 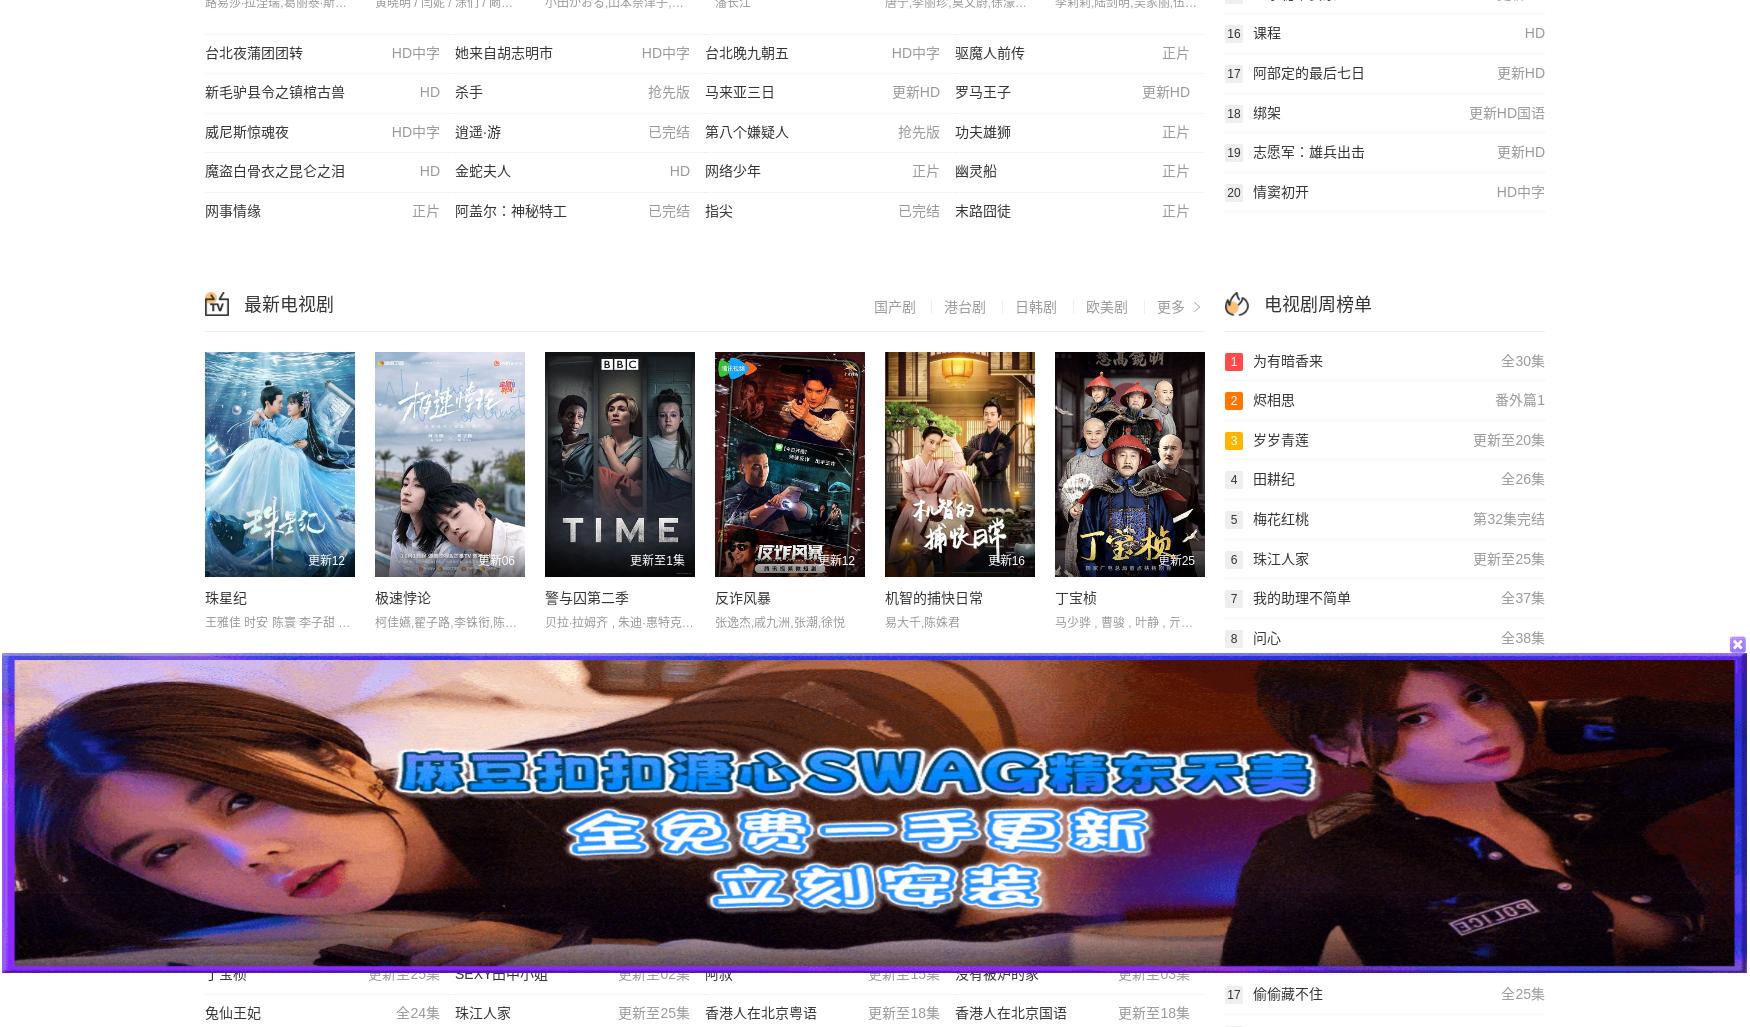 What do you see at coordinates (645, 860) in the screenshot?
I see `'更新01'` at bounding box center [645, 860].